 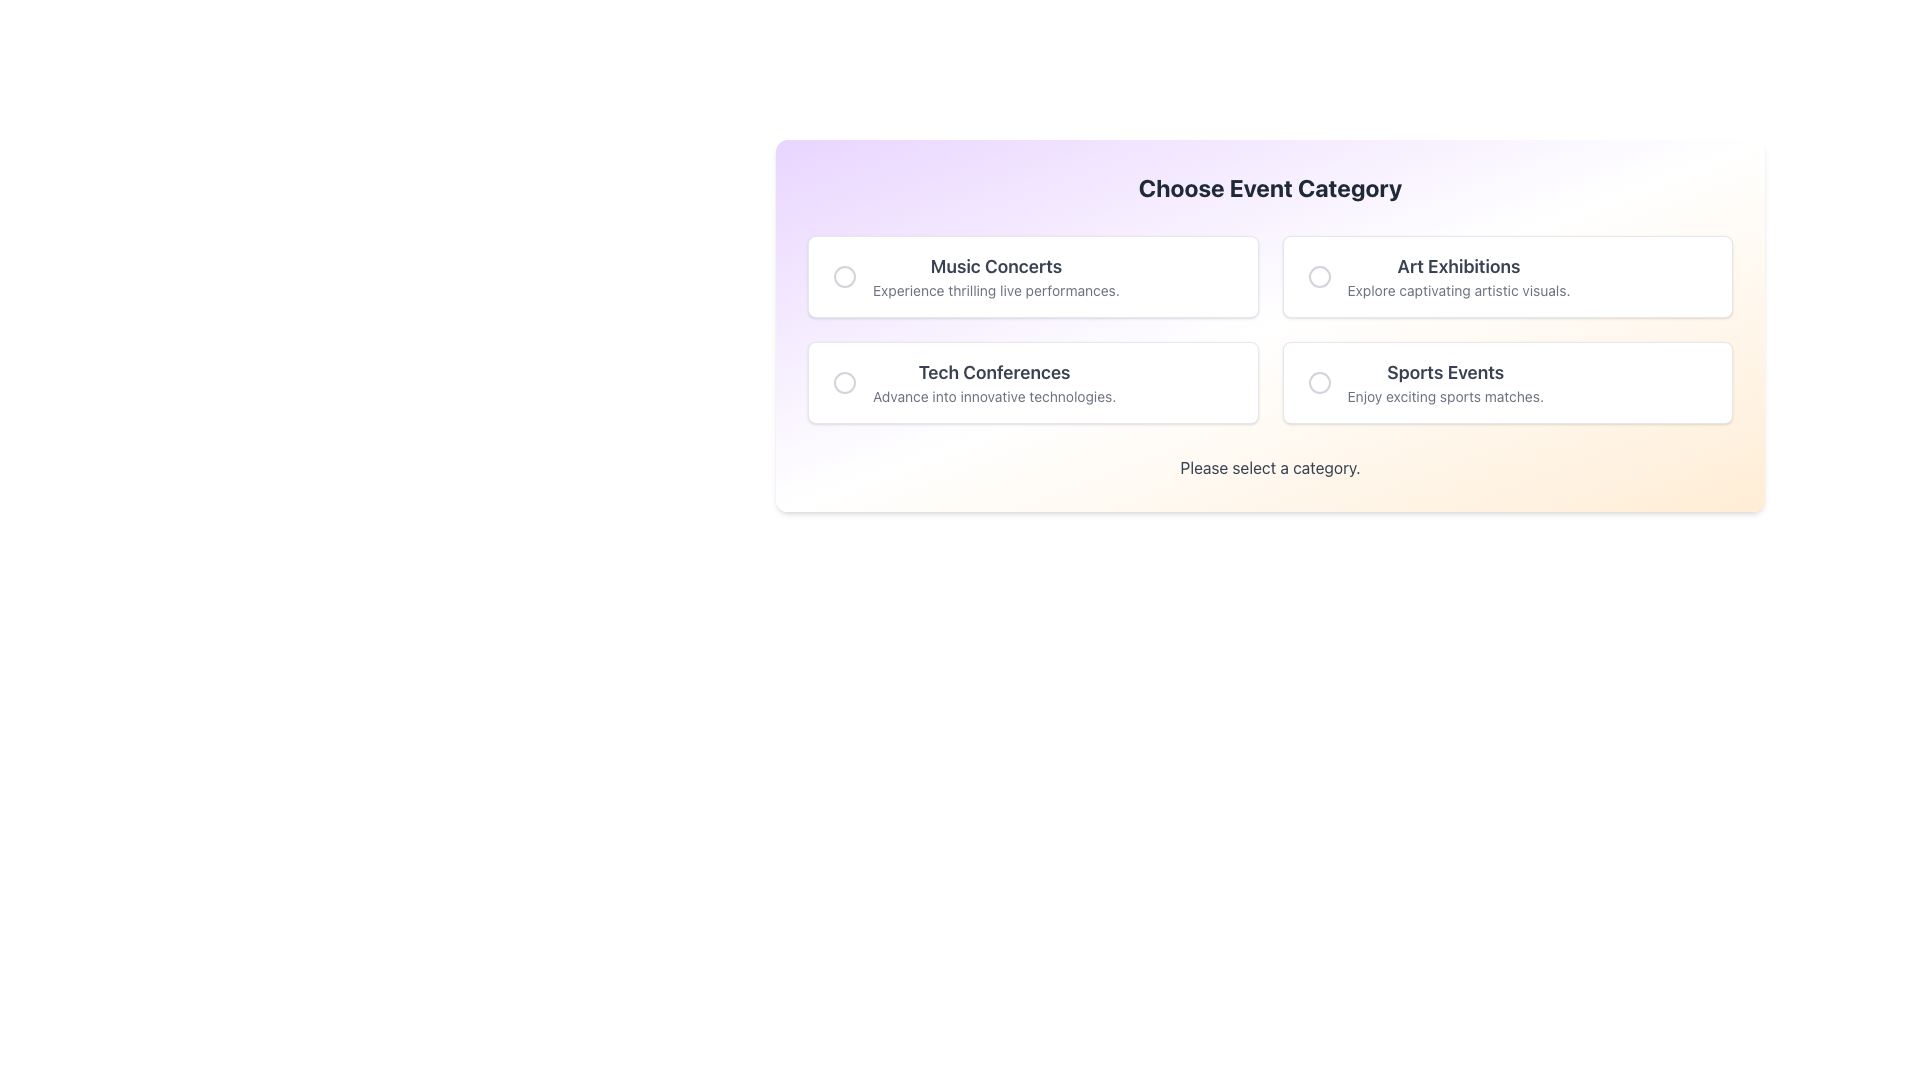 I want to click on the 'Tech Conferences' text label, which features bold, large text in a darker color with the subtitle 'Advance into innovative technologies' below it, so click(x=994, y=382).